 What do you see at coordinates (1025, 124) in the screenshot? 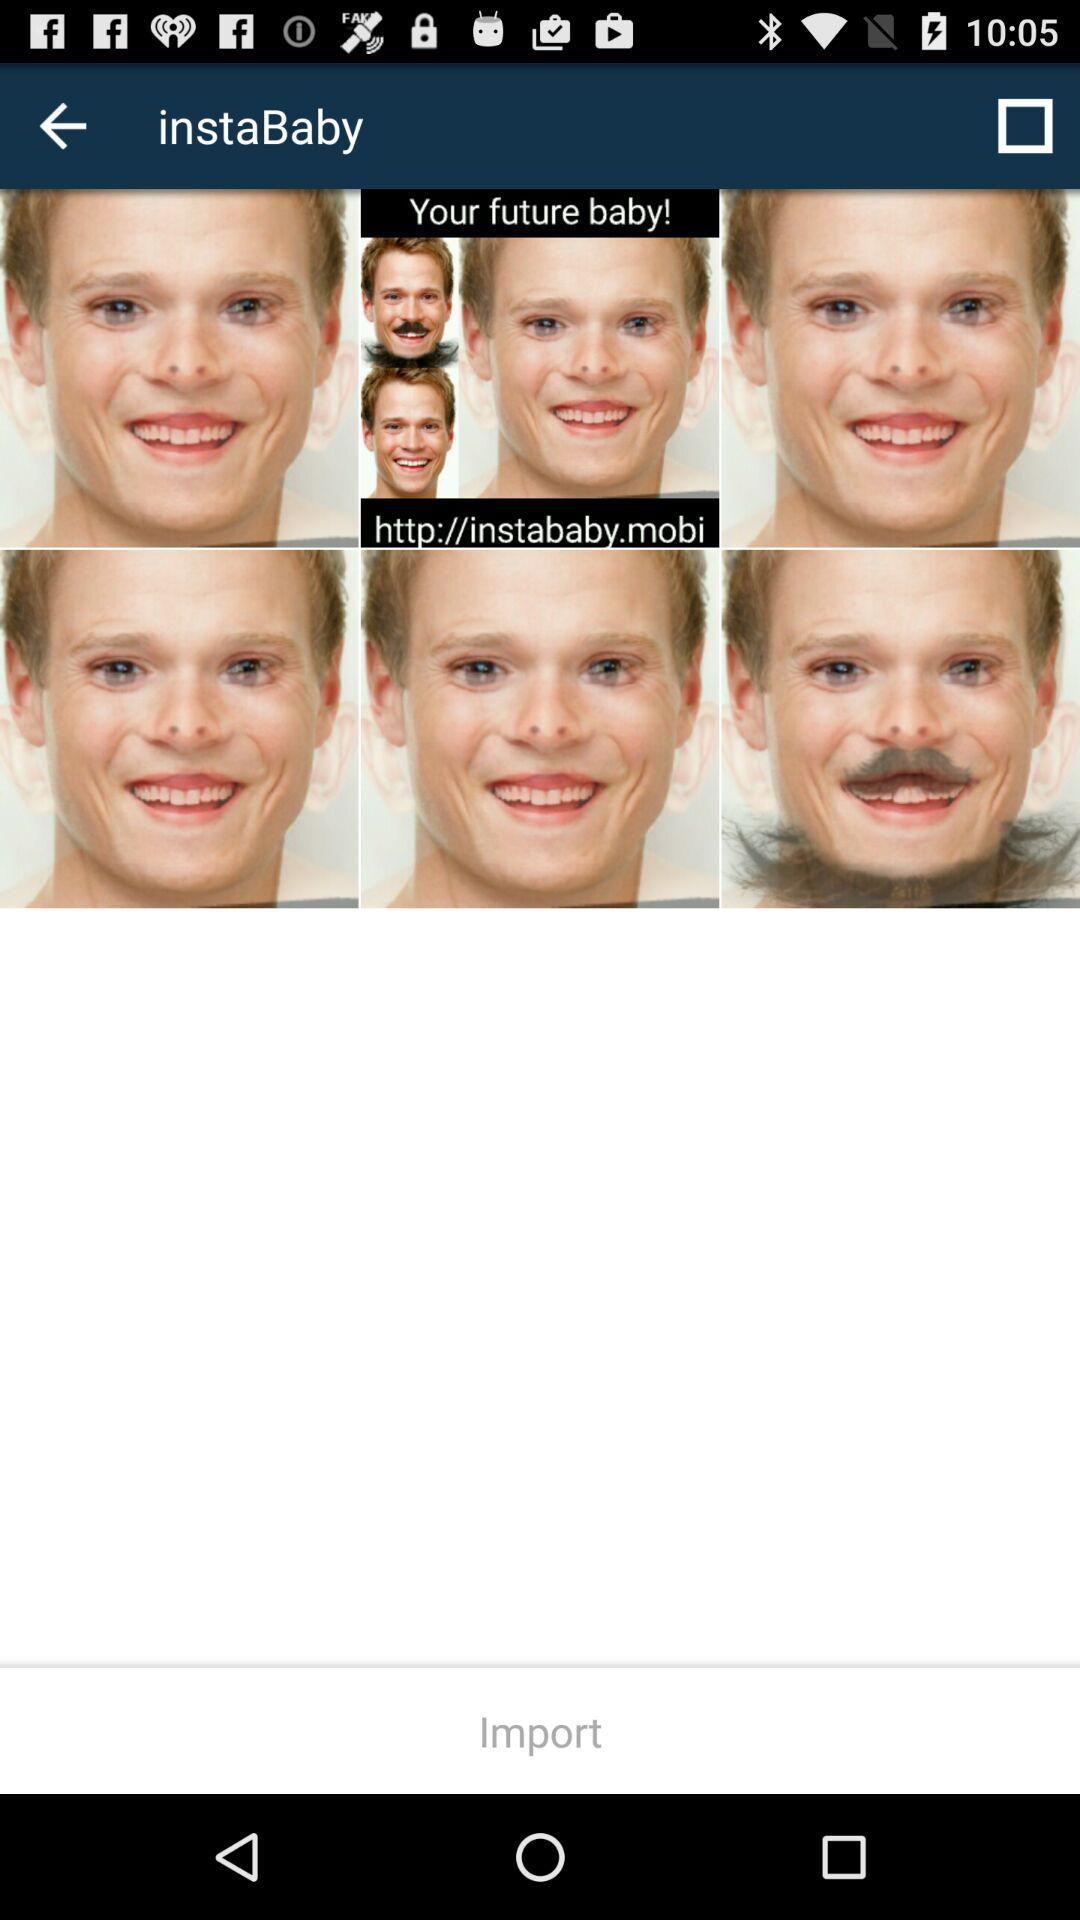
I see `the icon at top right corner` at bounding box center [1025, 124].